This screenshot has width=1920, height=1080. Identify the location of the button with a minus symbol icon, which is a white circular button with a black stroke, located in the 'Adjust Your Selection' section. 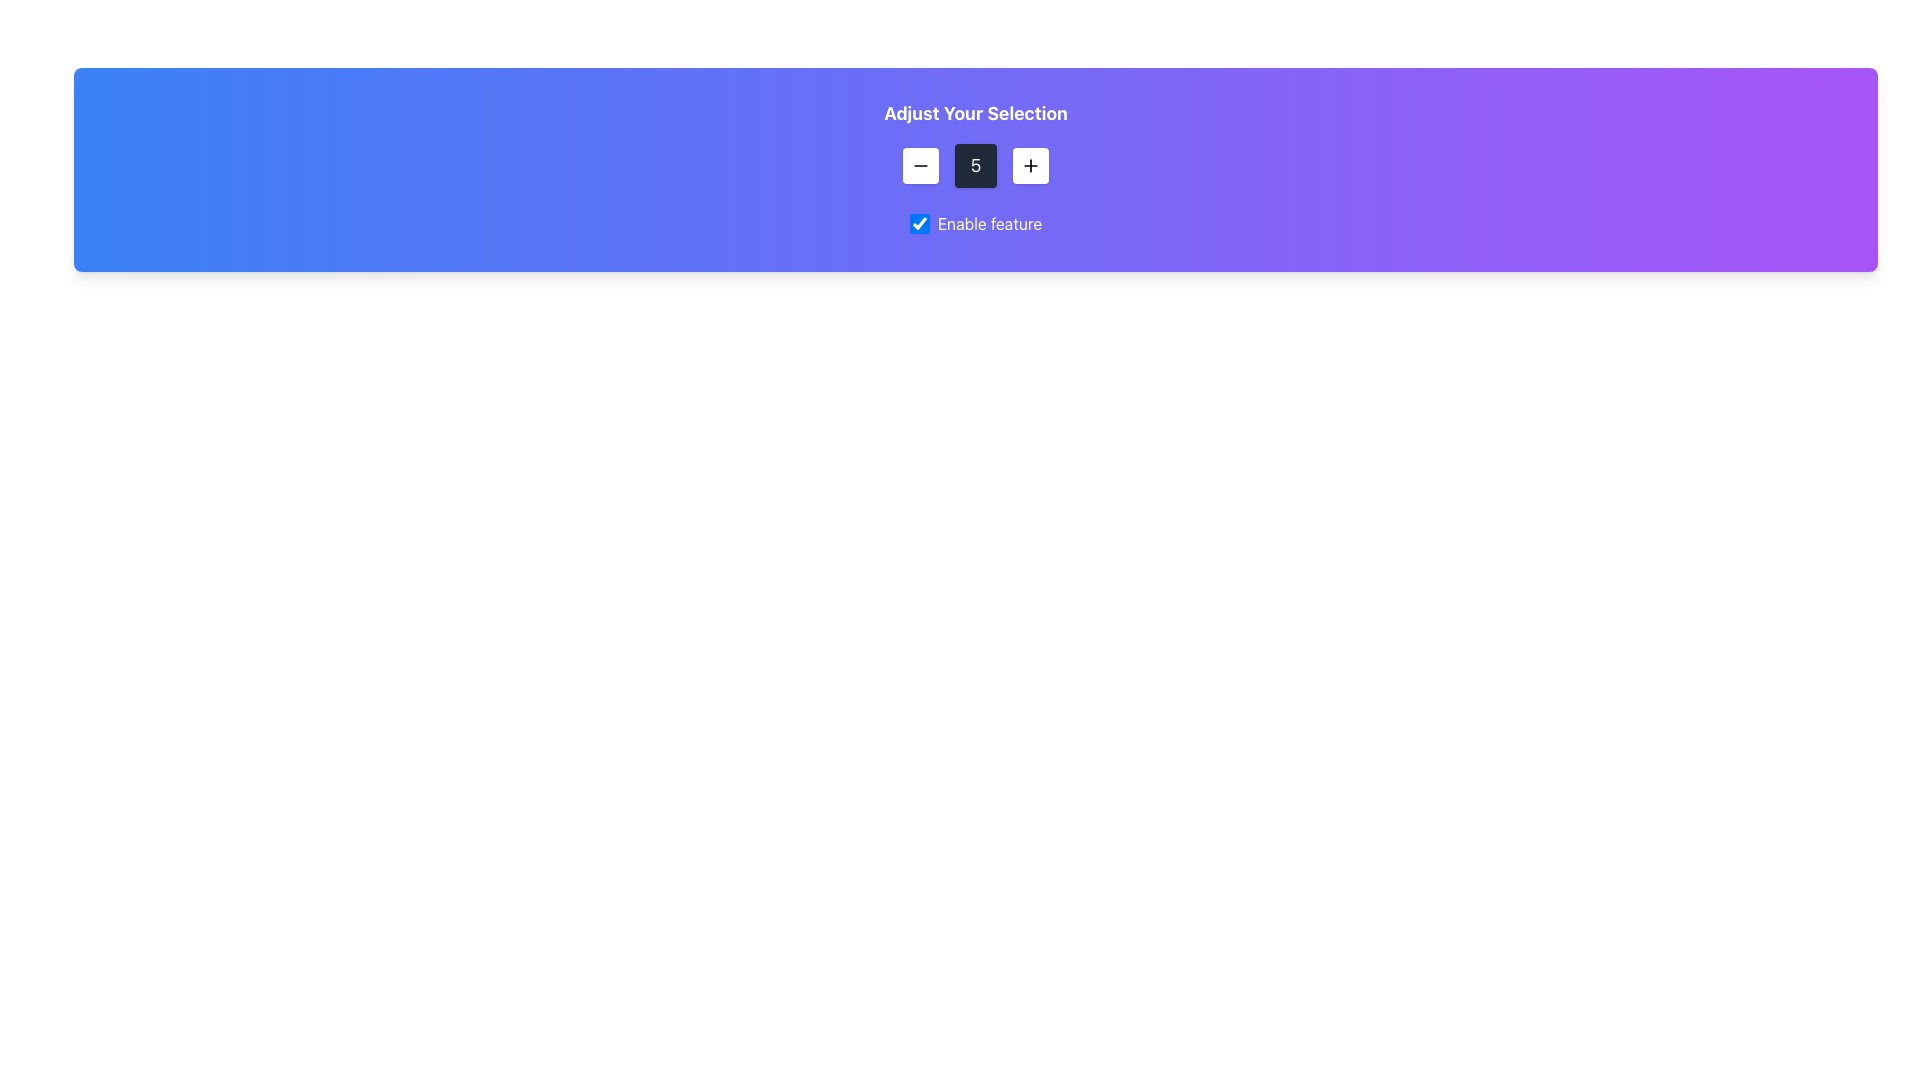
(919, 164).